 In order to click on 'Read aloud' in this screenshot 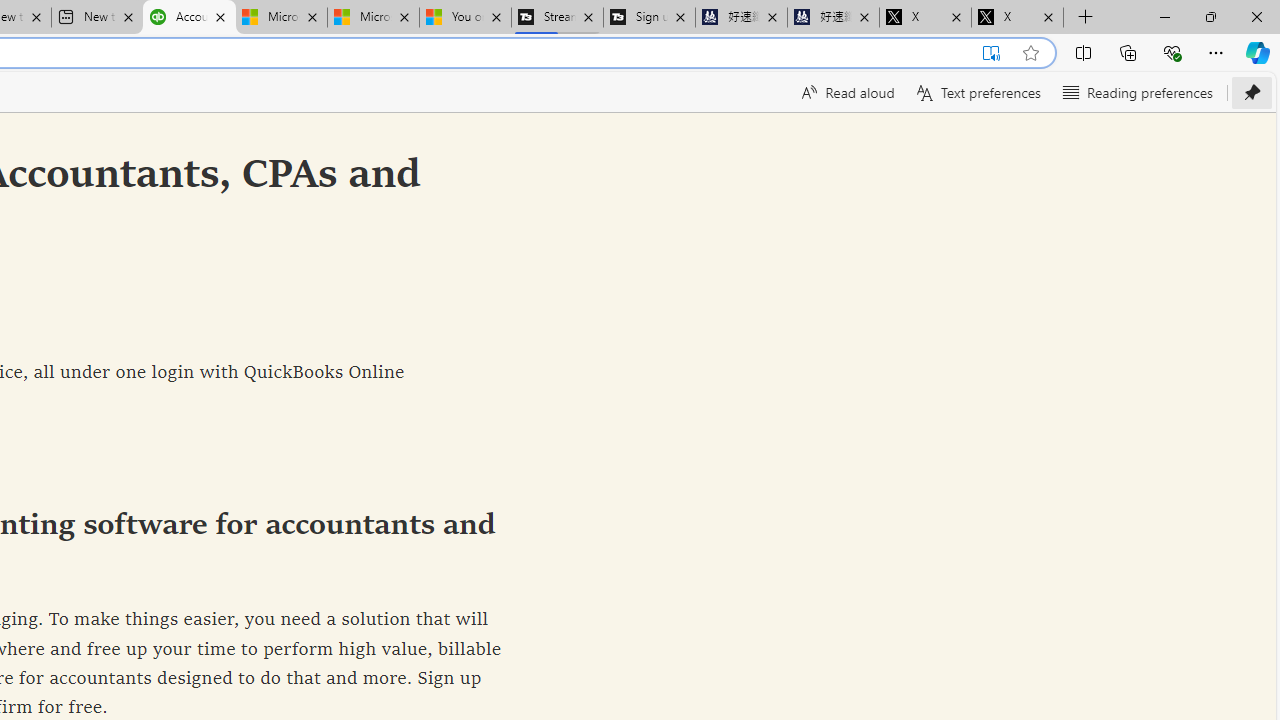, I will do `click(846, 92)`.